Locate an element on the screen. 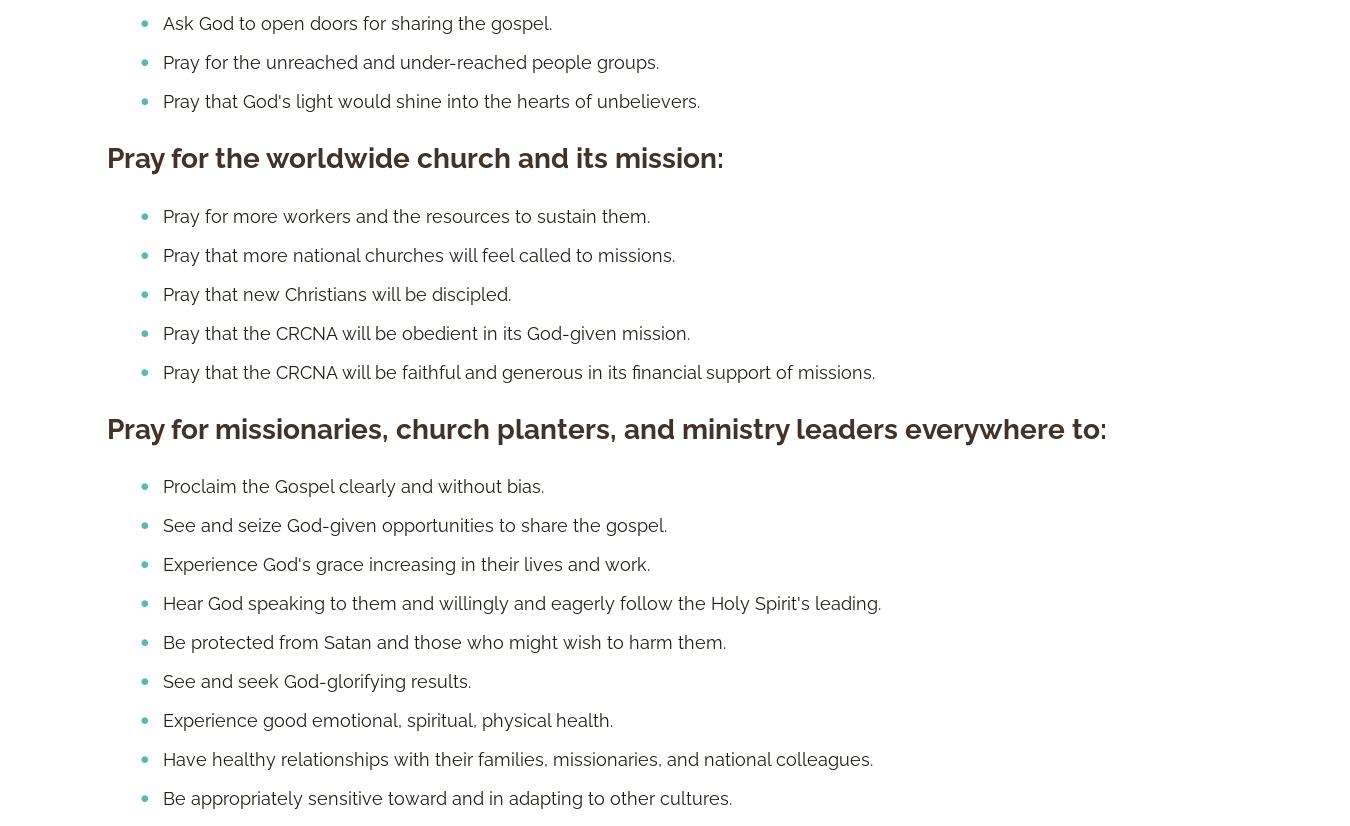 This screenshot has width=1350, height=826. 'About Us' is located at coordinates (704, 130).